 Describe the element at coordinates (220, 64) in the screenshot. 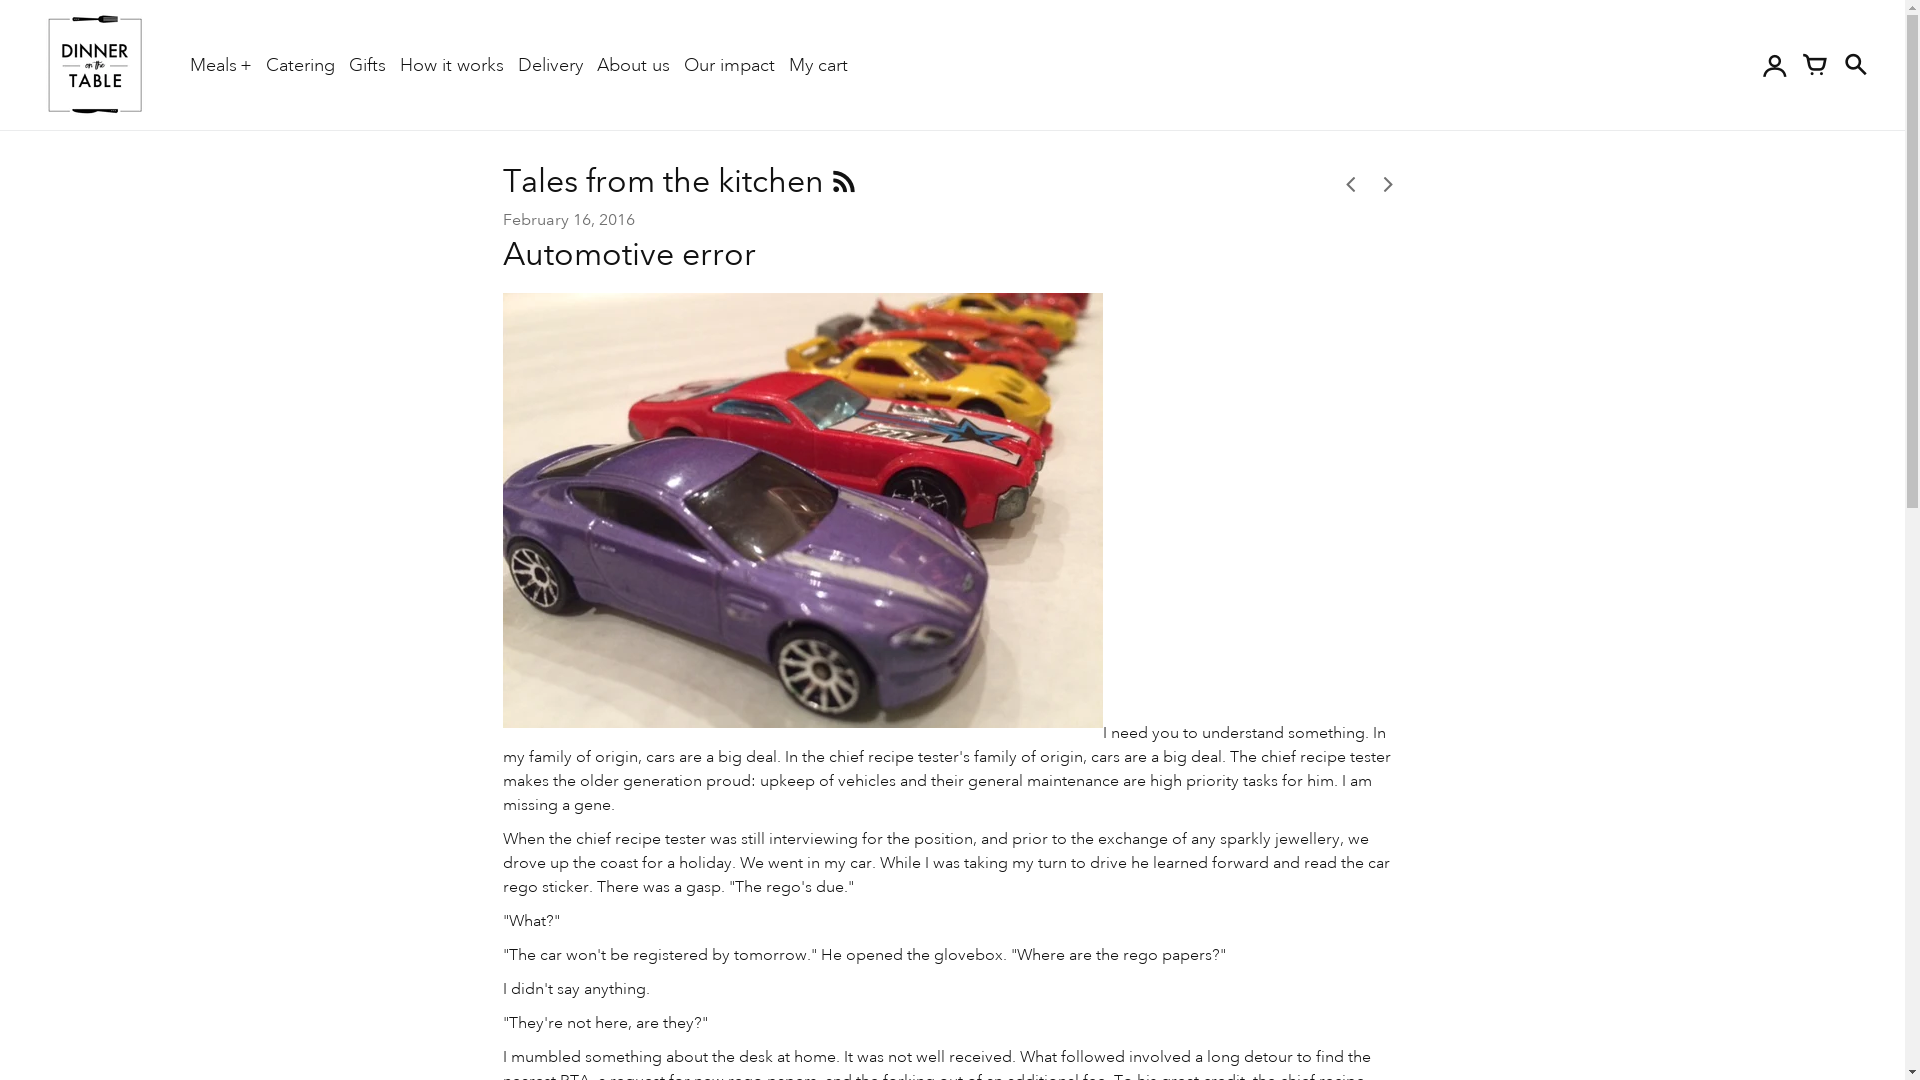

I see `'Meals'` at that location.